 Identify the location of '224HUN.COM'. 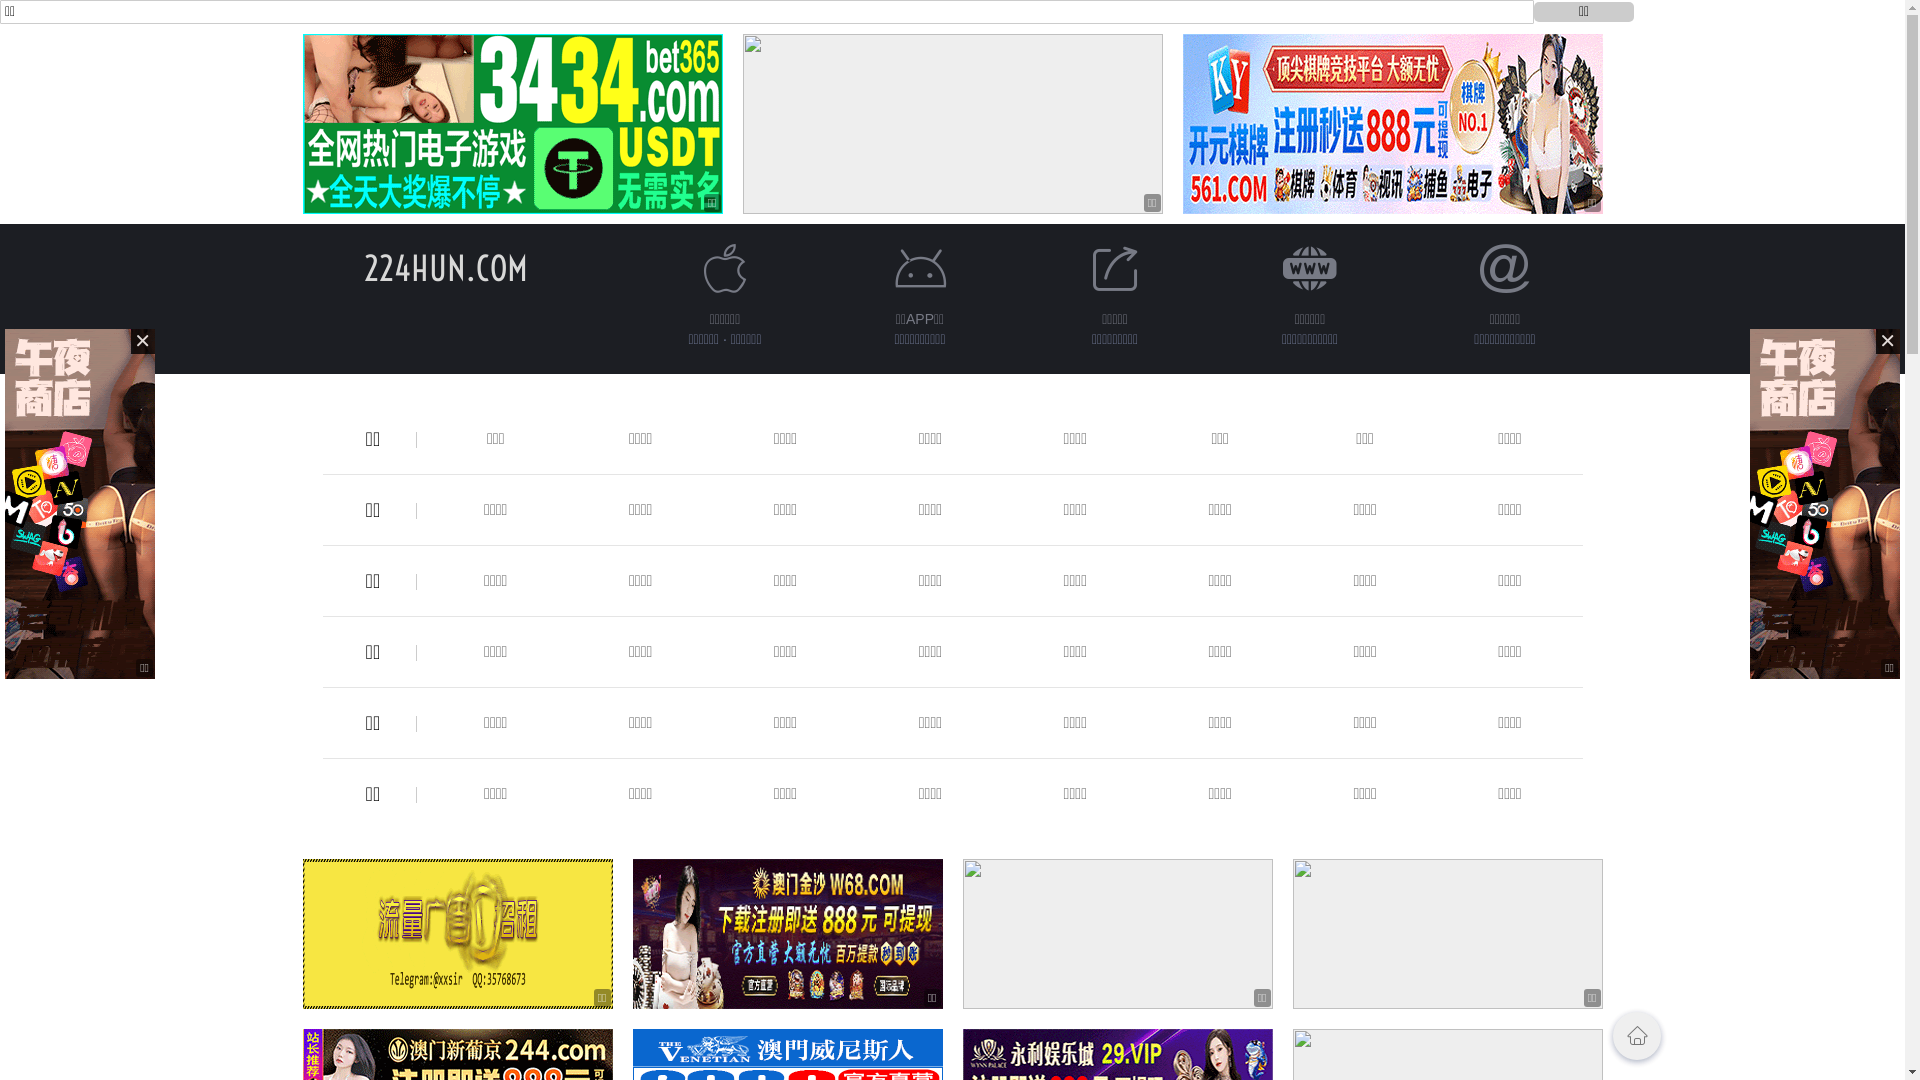
(445, 267).